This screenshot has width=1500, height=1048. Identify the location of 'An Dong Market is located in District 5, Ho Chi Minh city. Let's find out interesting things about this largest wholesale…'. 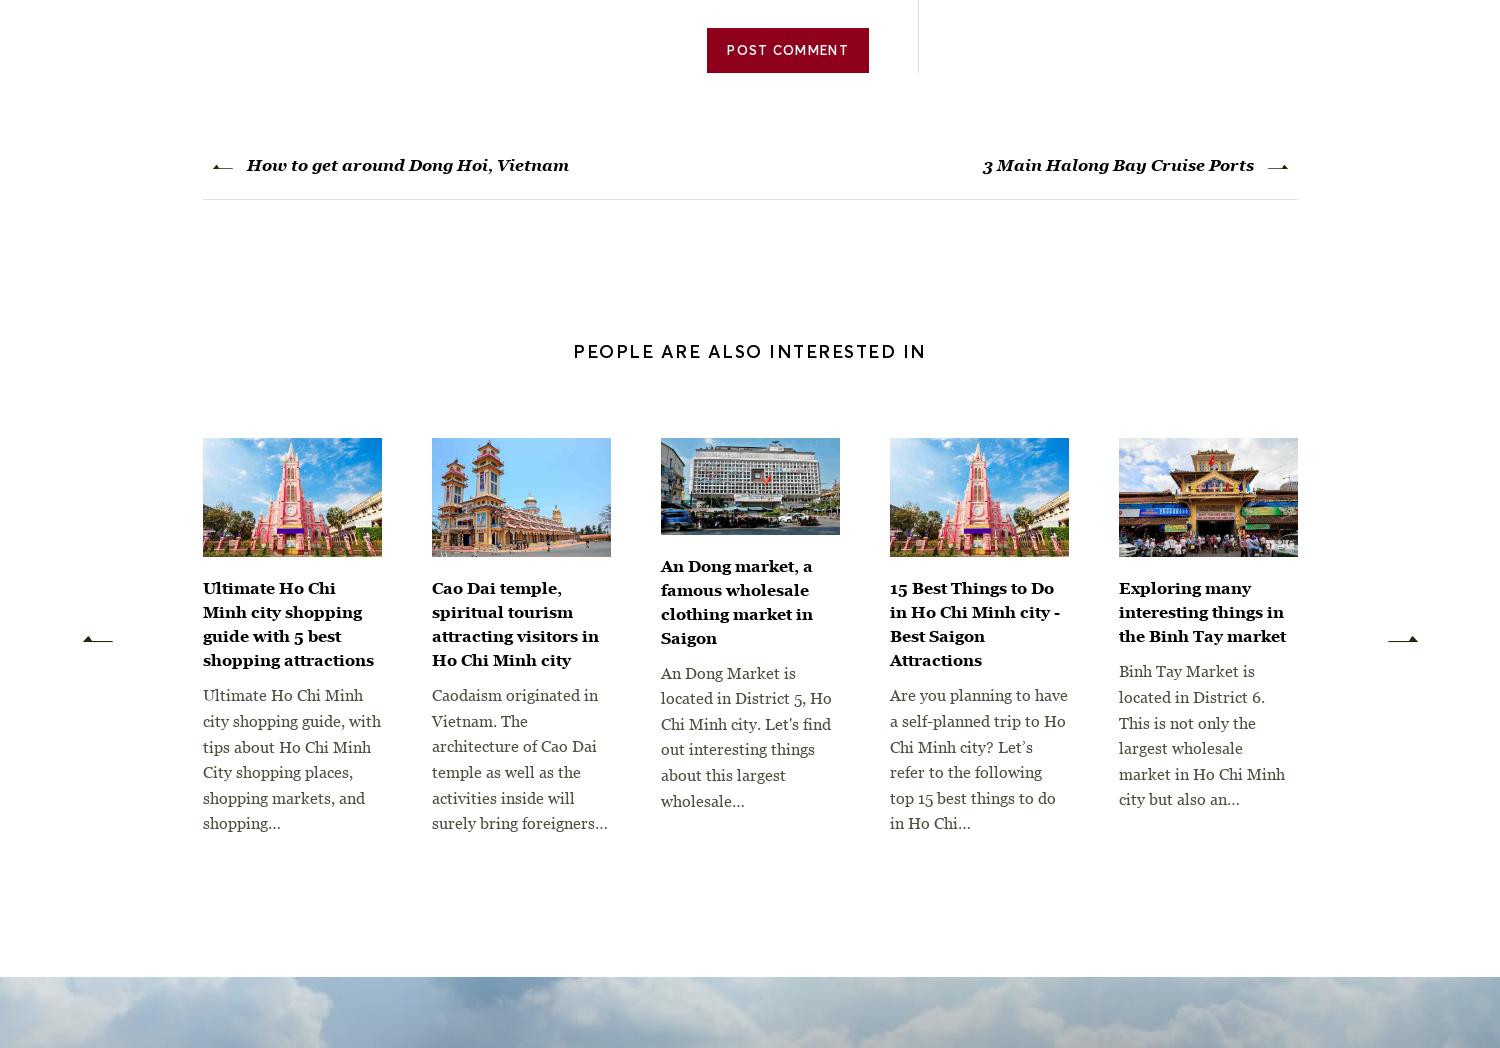
(744, 735).